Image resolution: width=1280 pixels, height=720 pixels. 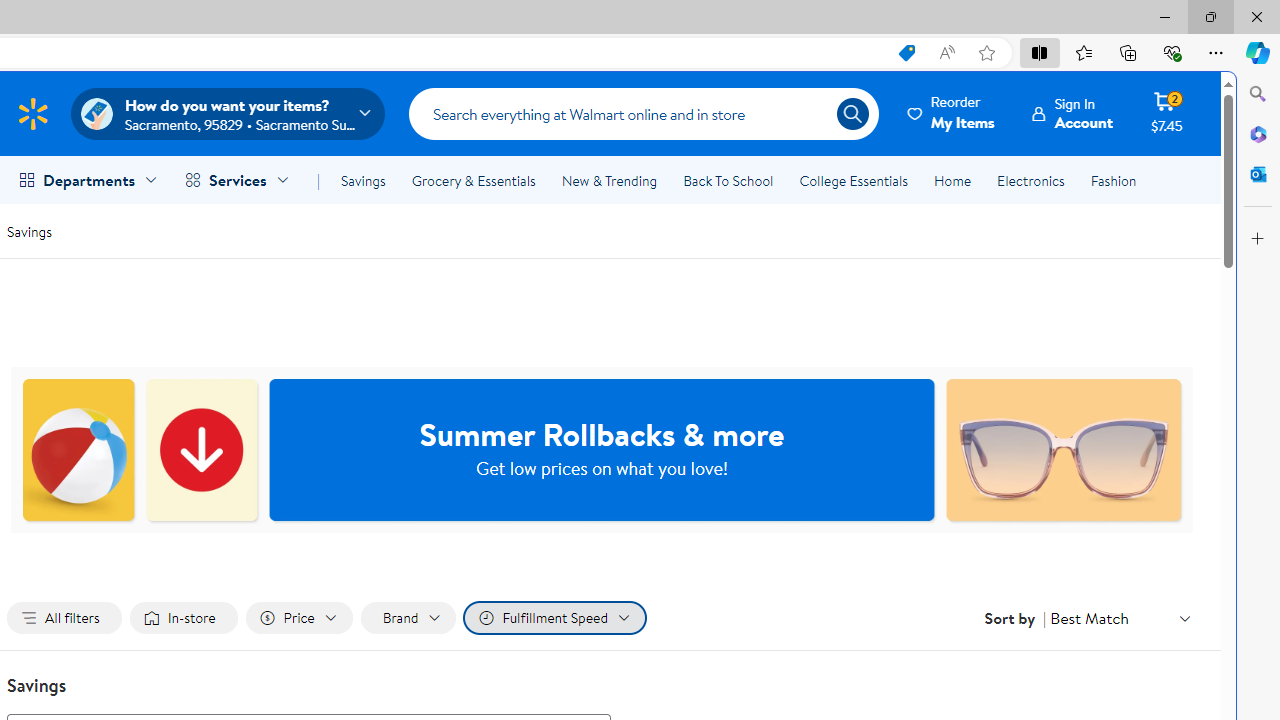 What do you see at coordinates (472, 181) in the screenshot?
I see `'Grocery & Essentials'` at bounding box center [472, 181].